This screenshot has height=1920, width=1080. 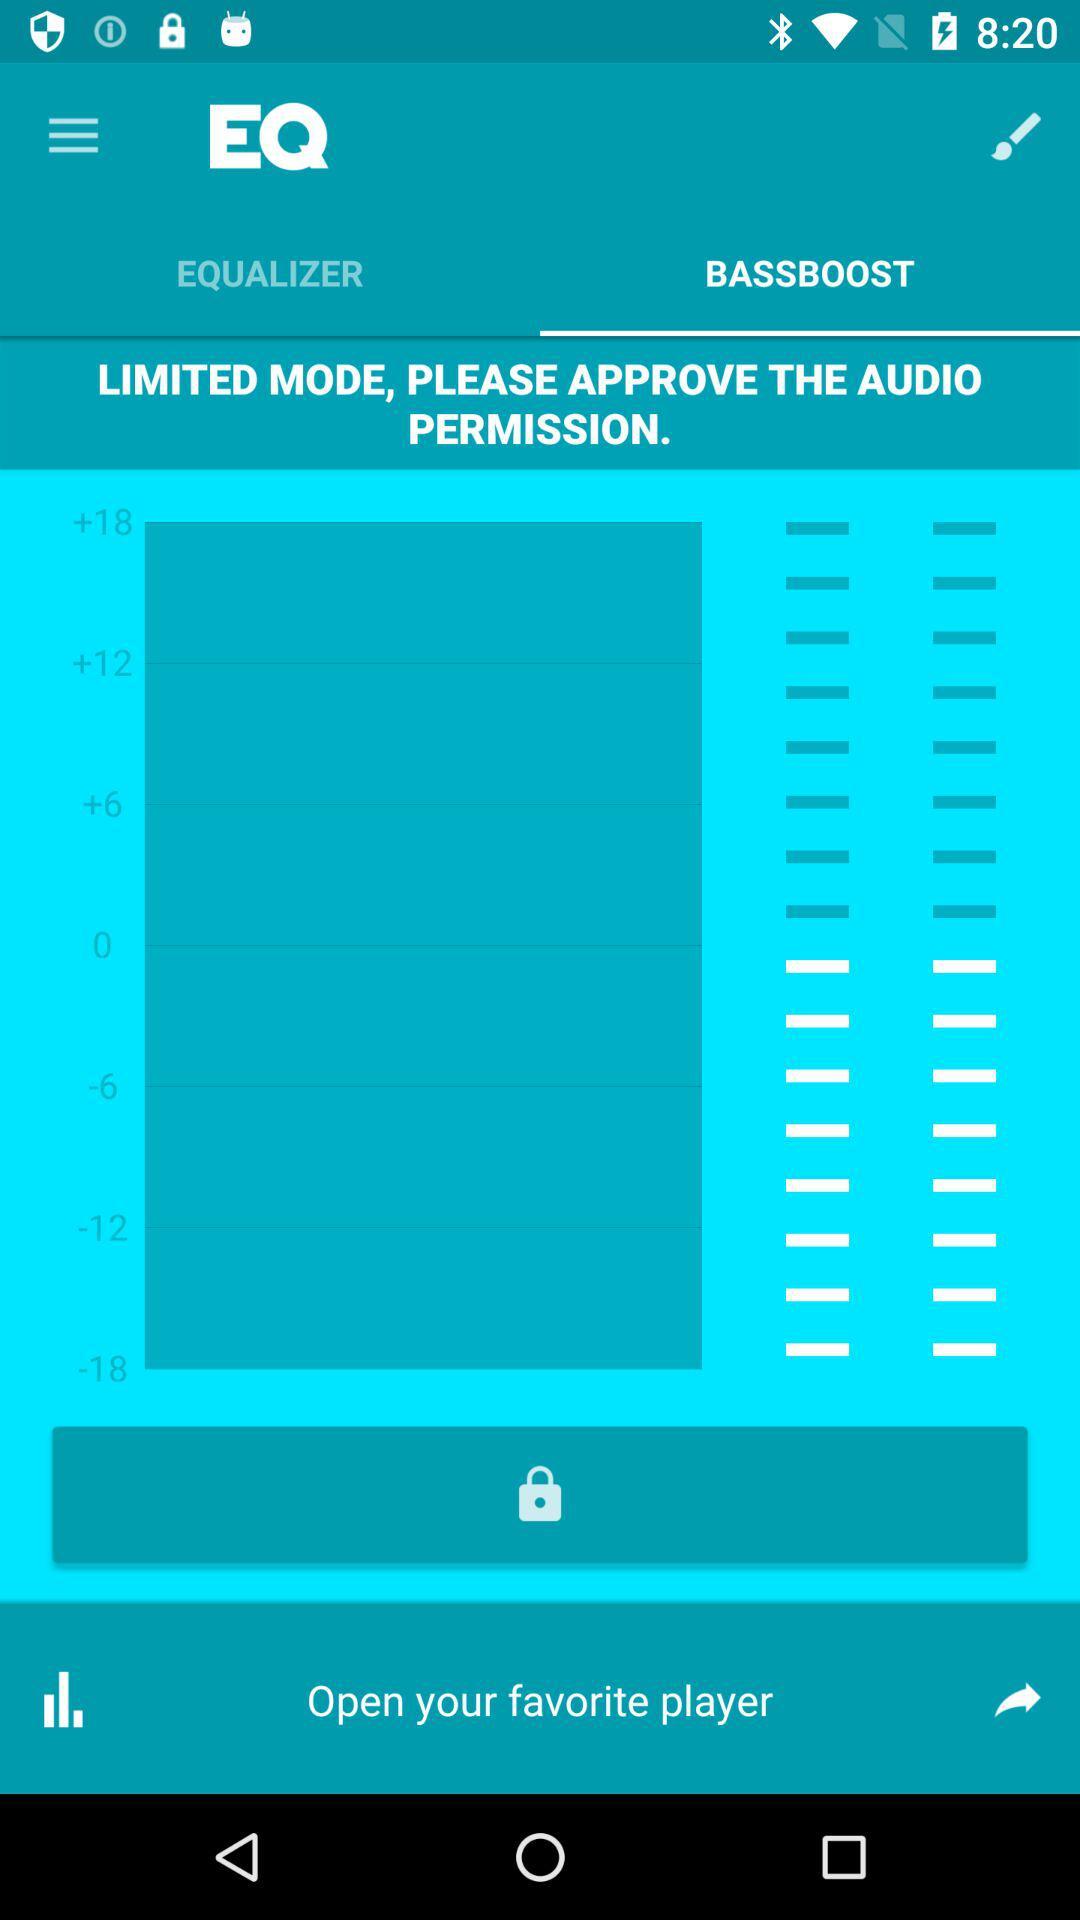 I want to click on limited mode please, so click(x=540, y=401).